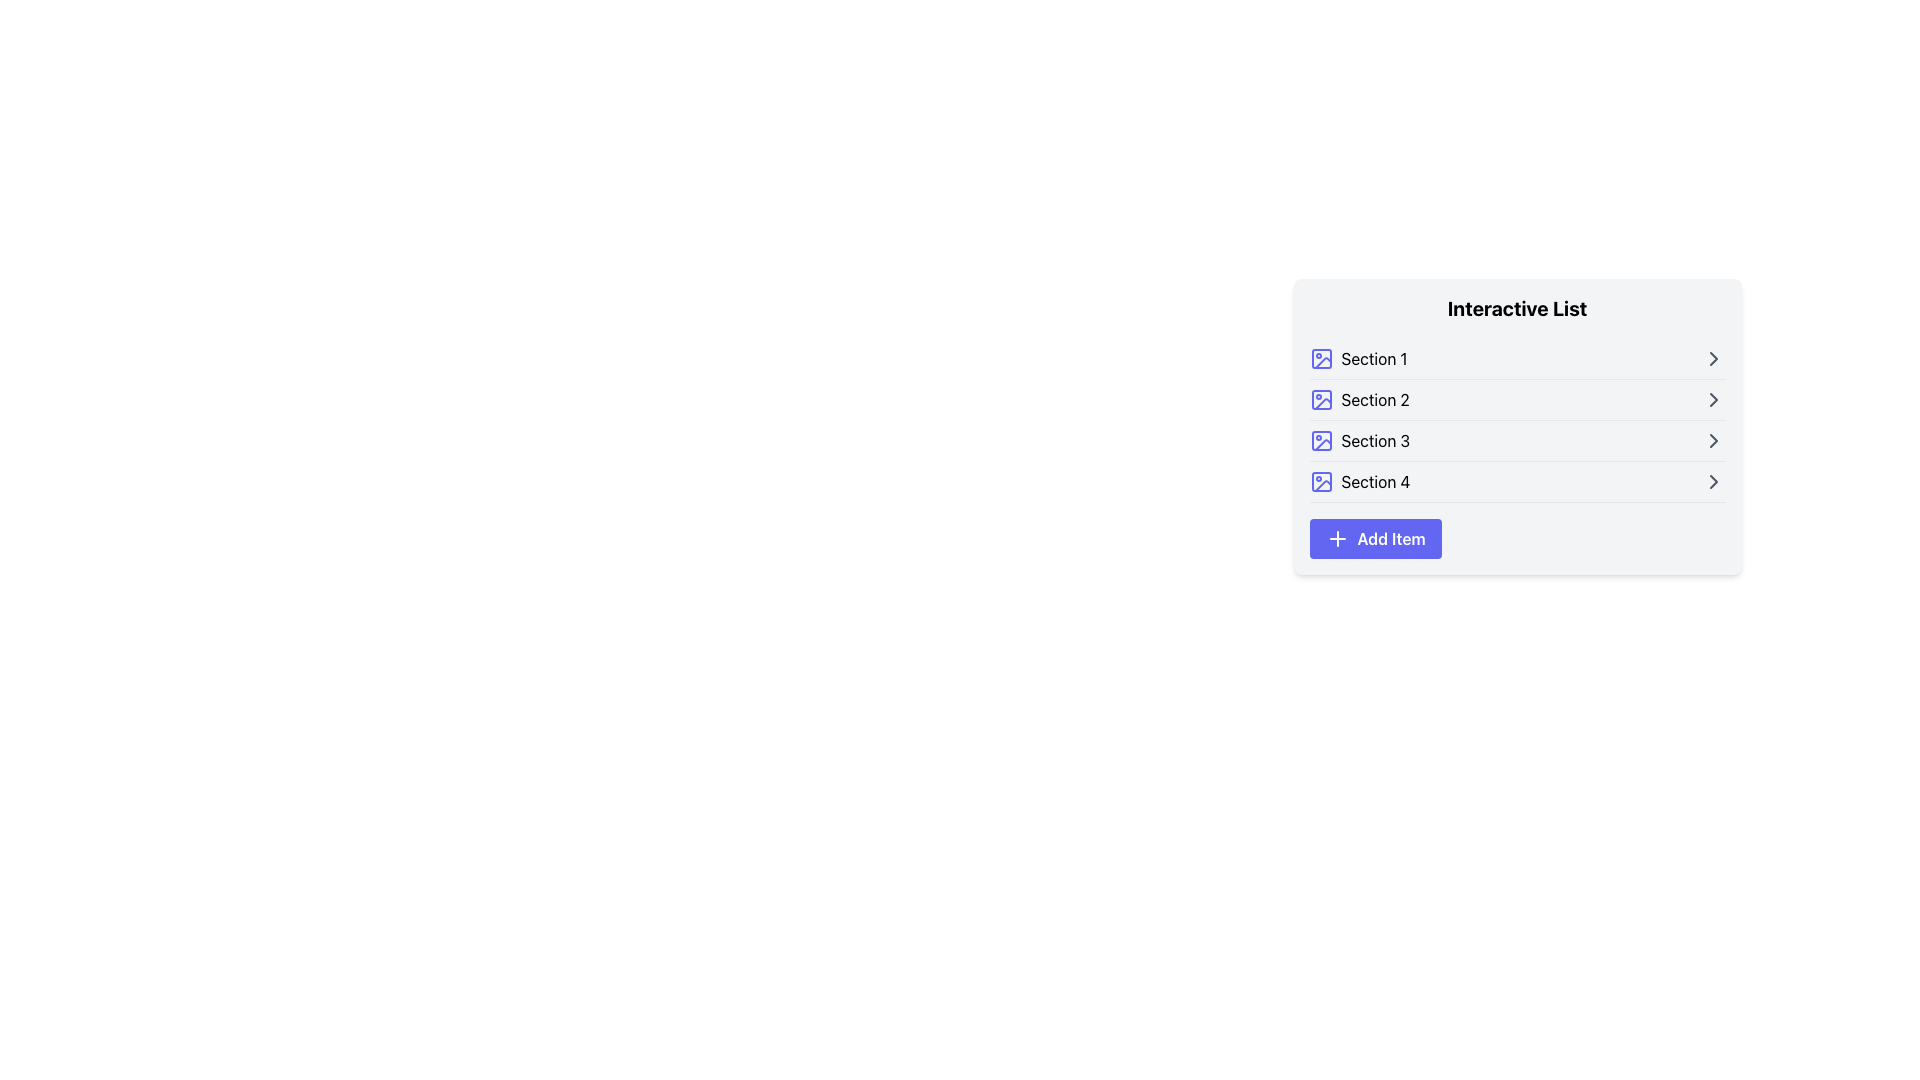 The image size is (1920, 1080). Describe the element at coordinates (1321, 400) in the screenshot. I see `the small square with rounded corners that is part of the image placeholder icon in the second list item of the 'Interactive List'` at that location.